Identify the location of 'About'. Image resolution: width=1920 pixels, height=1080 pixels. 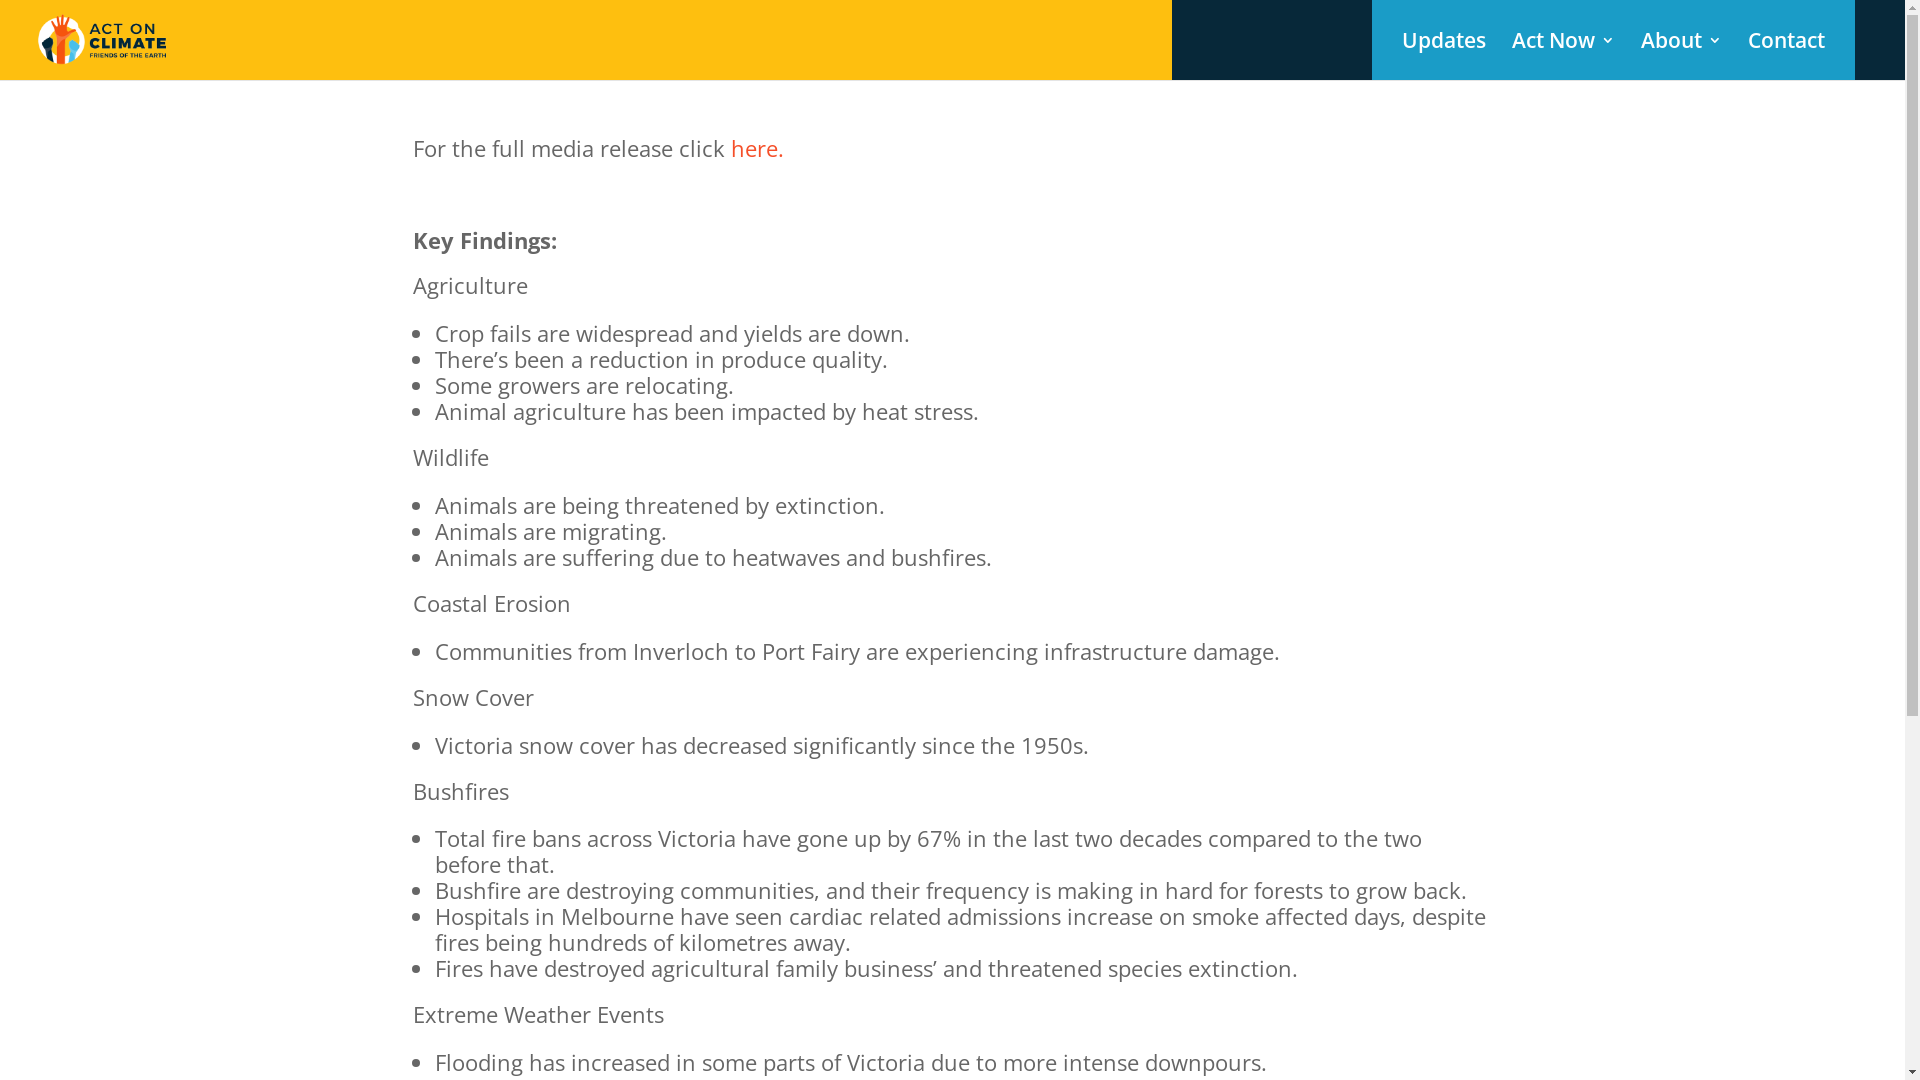
(1641, 55).